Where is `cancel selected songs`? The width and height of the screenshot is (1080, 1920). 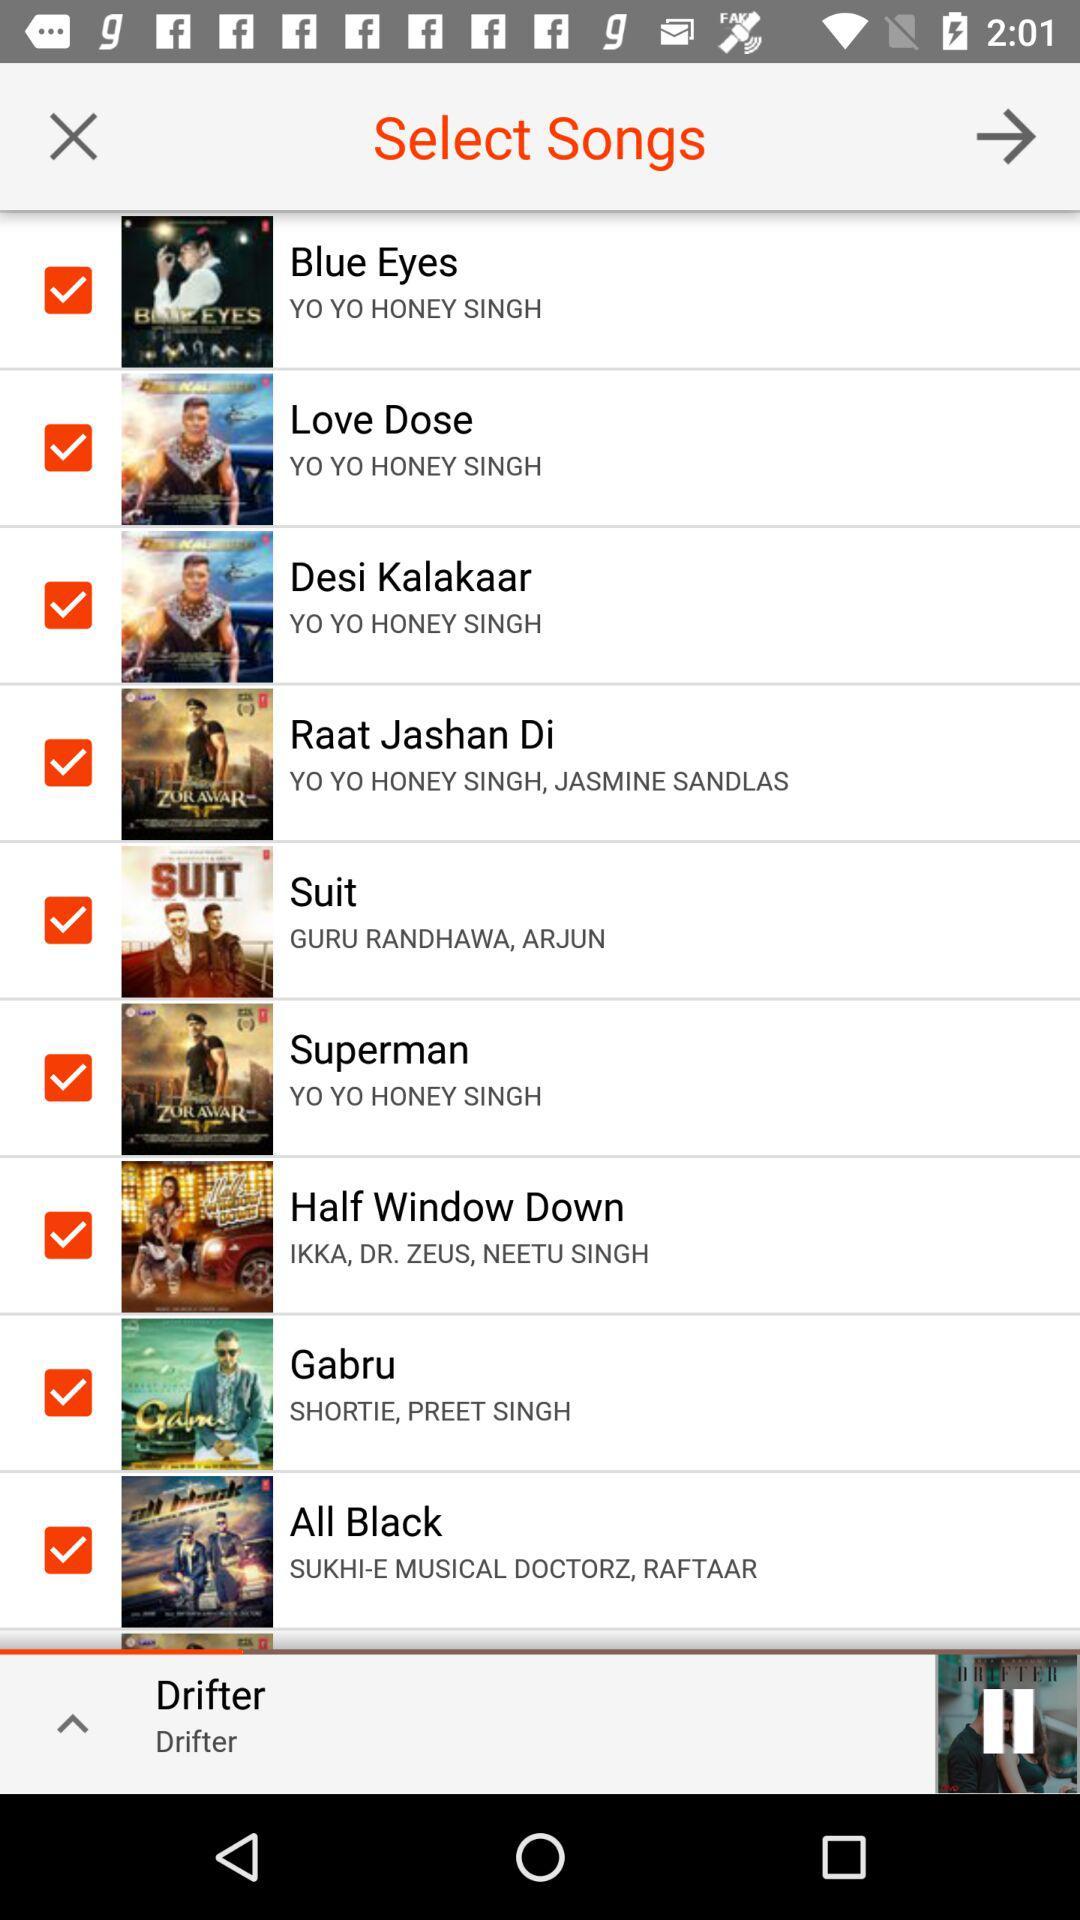 cancel selected songs is located at coordinates (72, 135).